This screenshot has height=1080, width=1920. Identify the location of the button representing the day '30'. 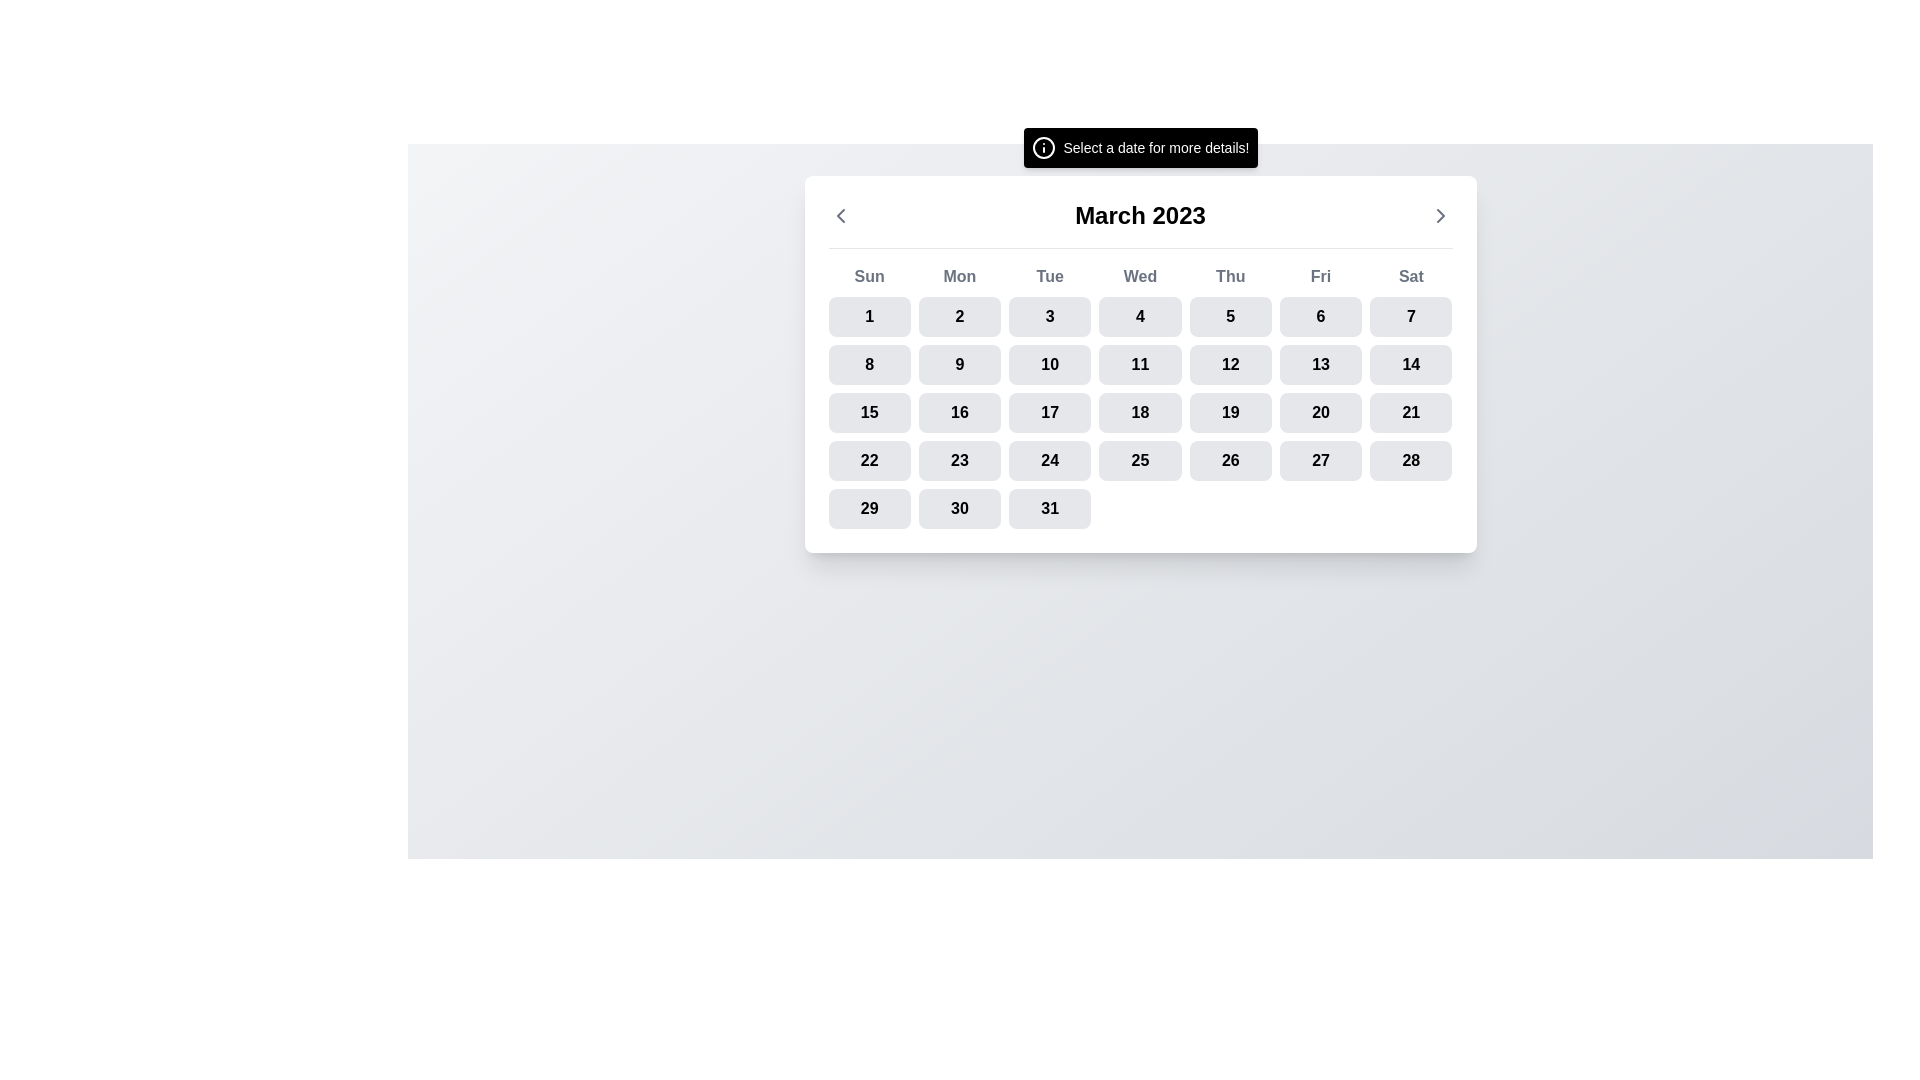
(960, 508).